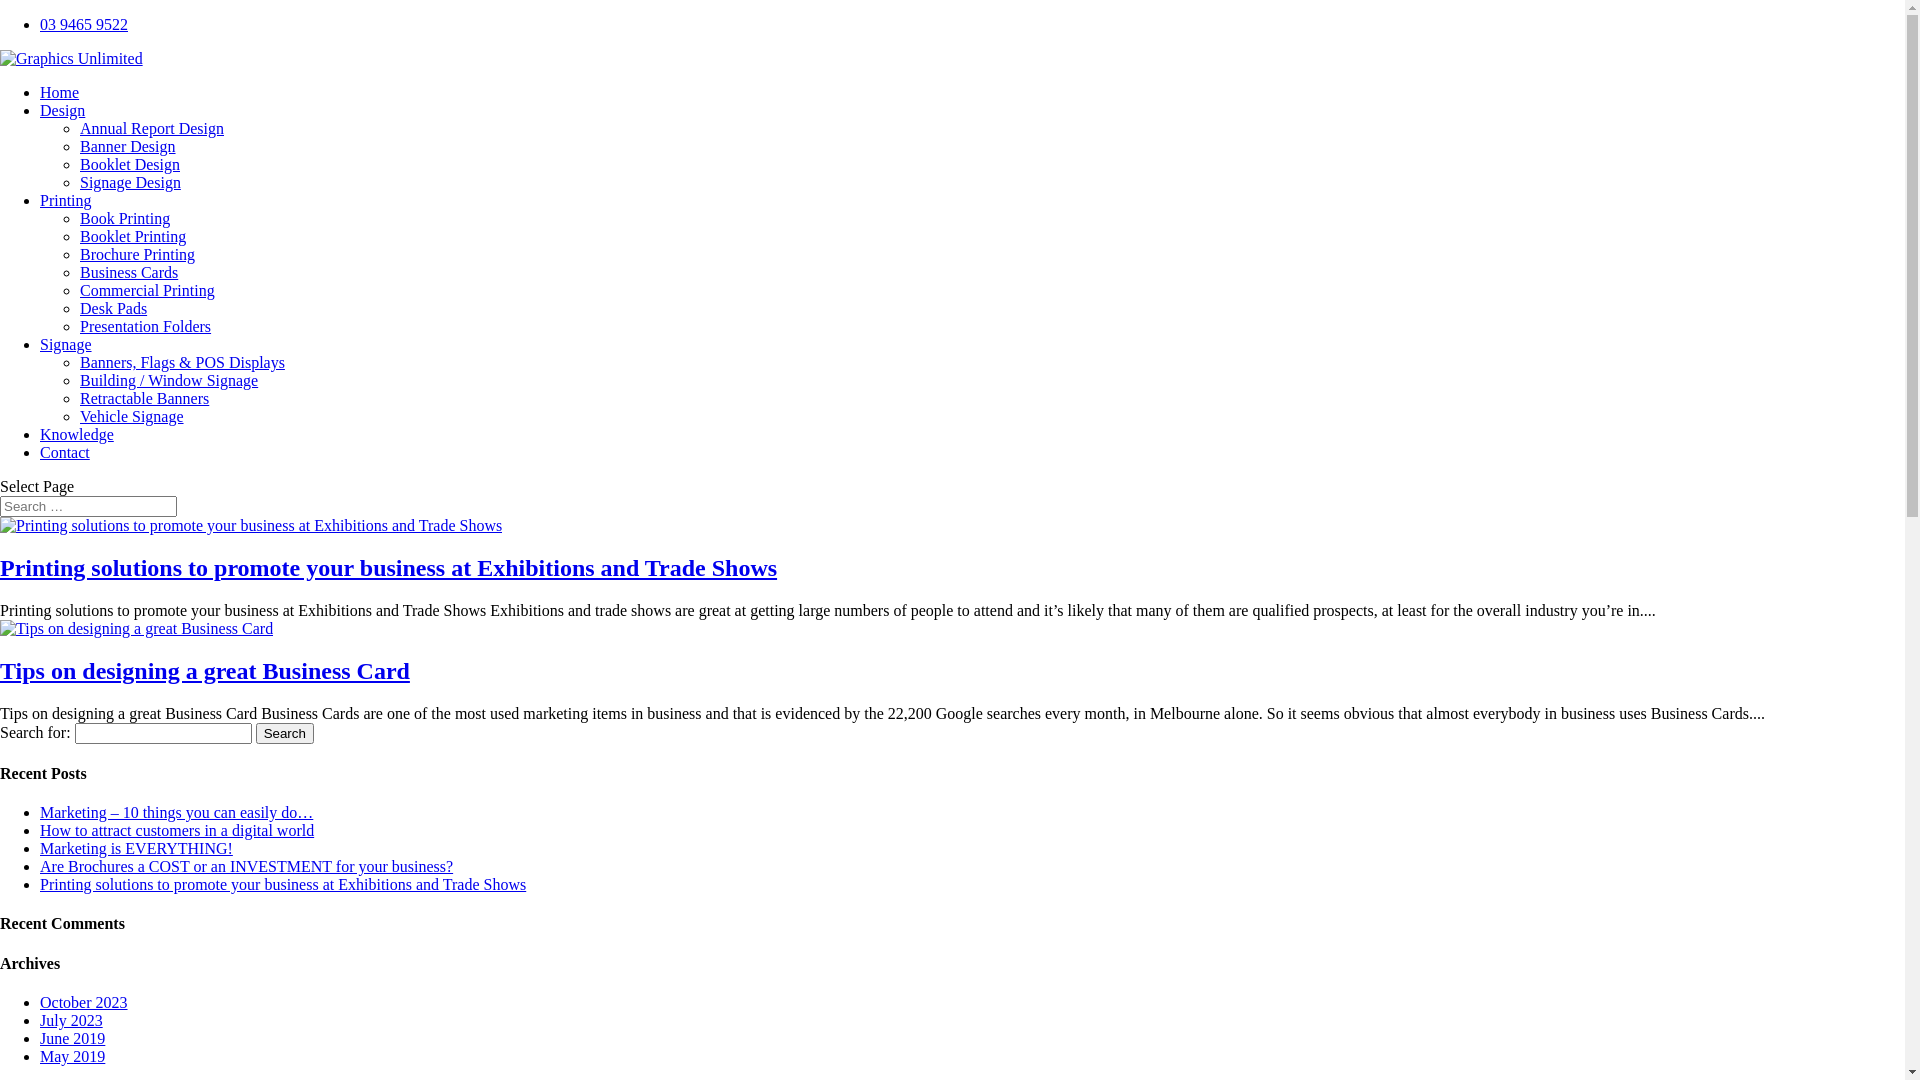 The width and height of the screenshot is (1920, 1080). What do you see at coordinates (82, 24) in the screenshot?
I see `'03 9465 9522'` at bounding box center [82, 24].